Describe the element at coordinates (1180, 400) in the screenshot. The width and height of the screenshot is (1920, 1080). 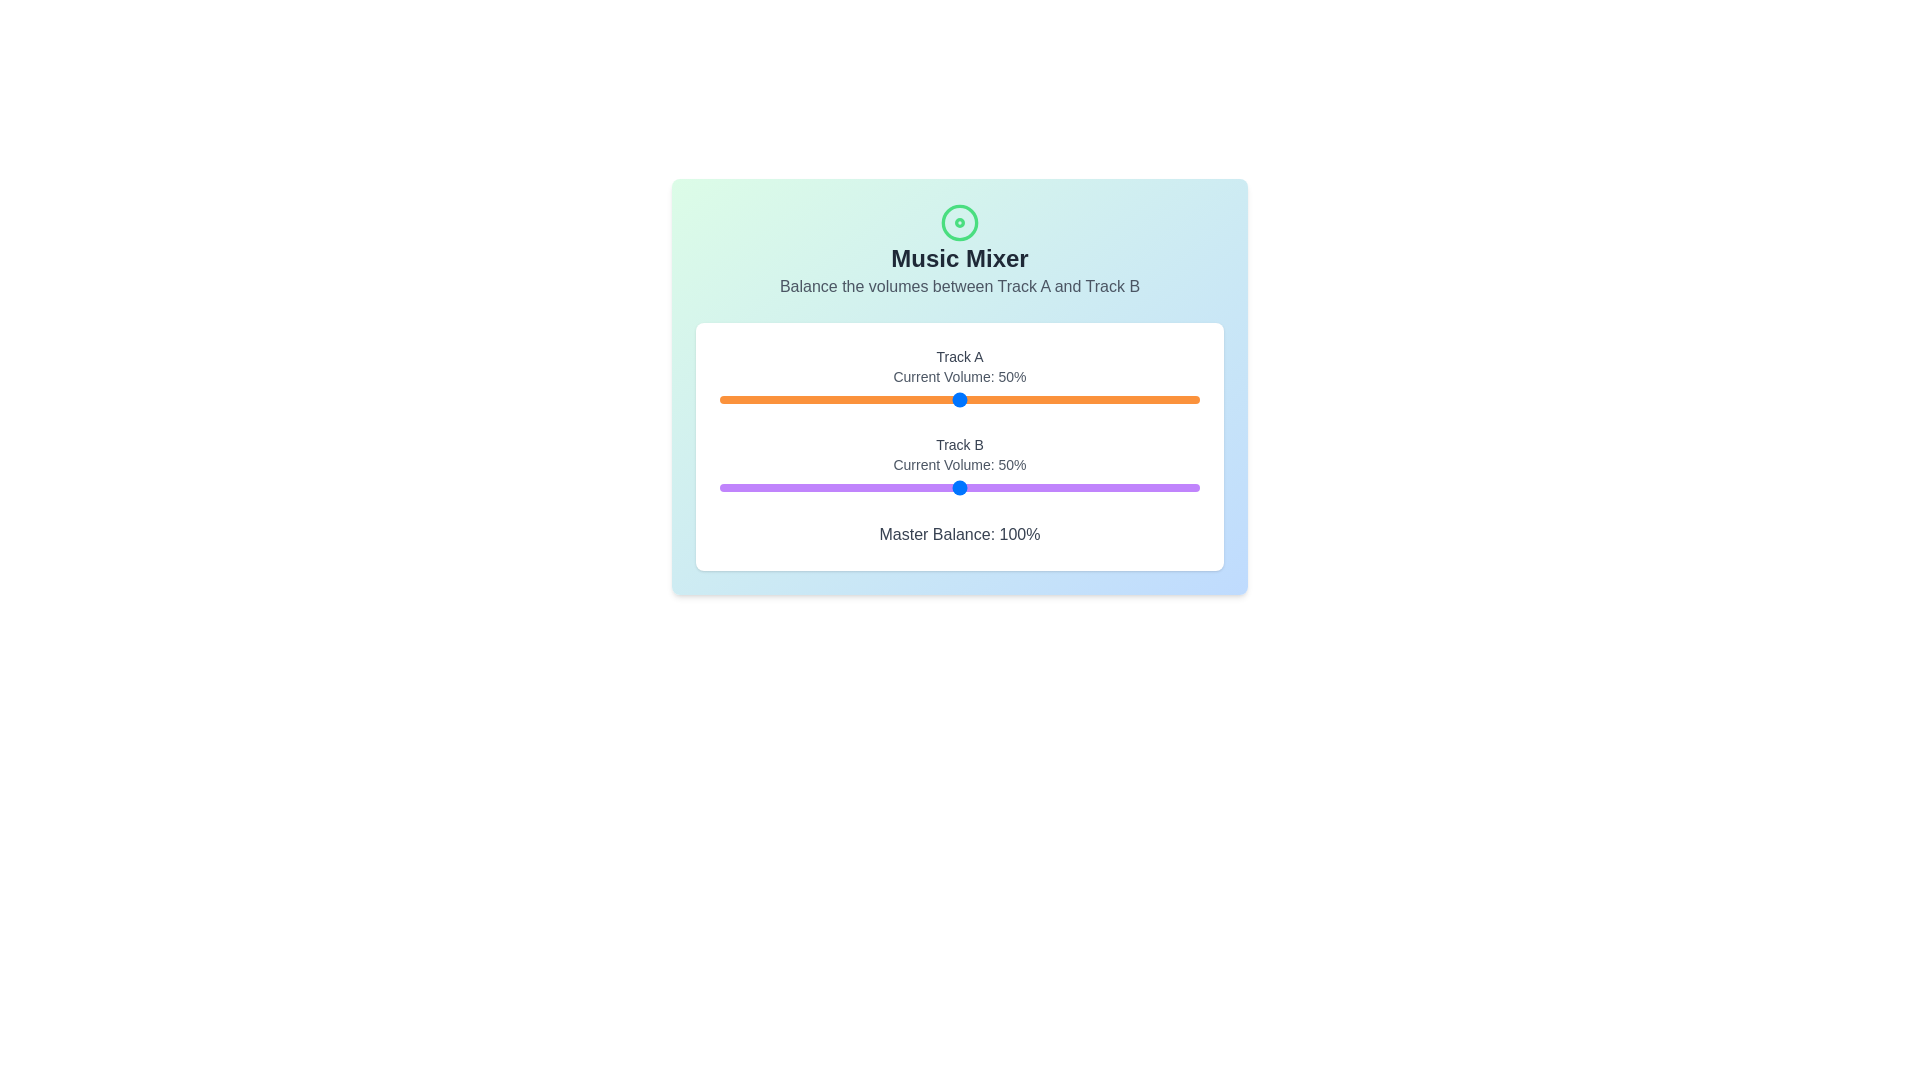
I see `the volume for Track A to 96% by interacting with the slider` at that location.